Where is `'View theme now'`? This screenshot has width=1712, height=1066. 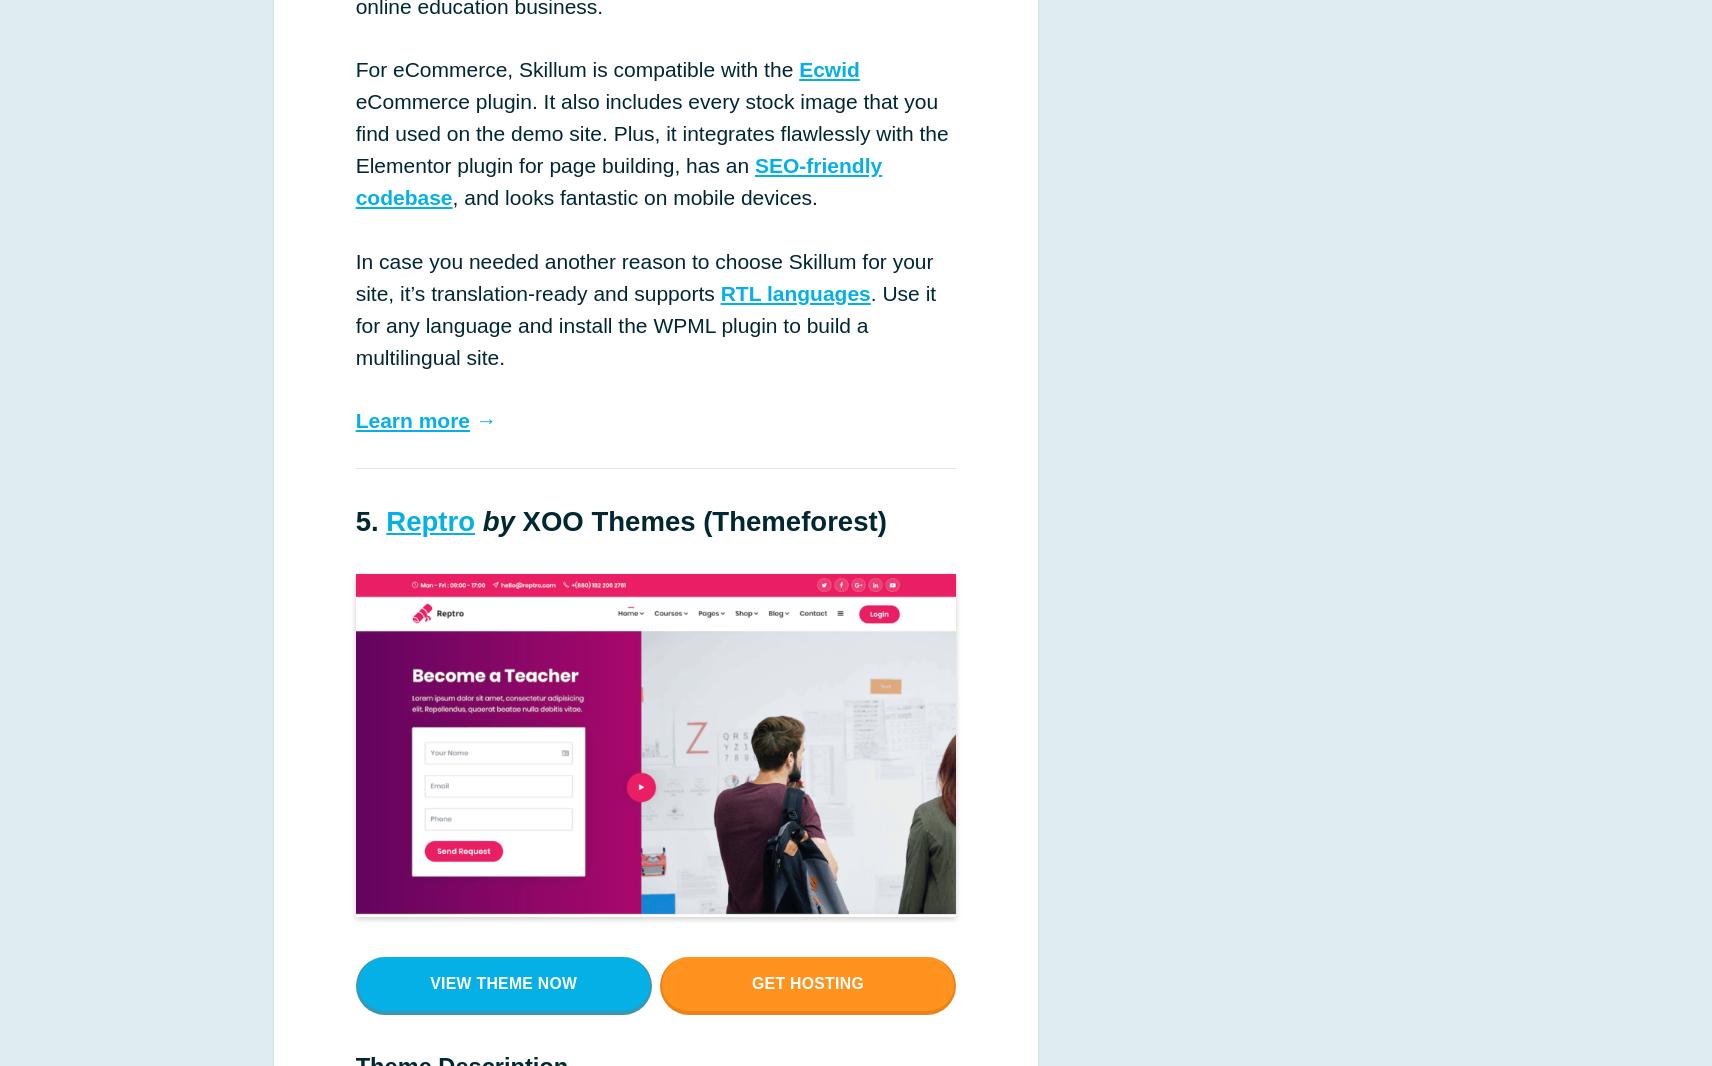 'View theme now' is located at coordinates (502, 983).